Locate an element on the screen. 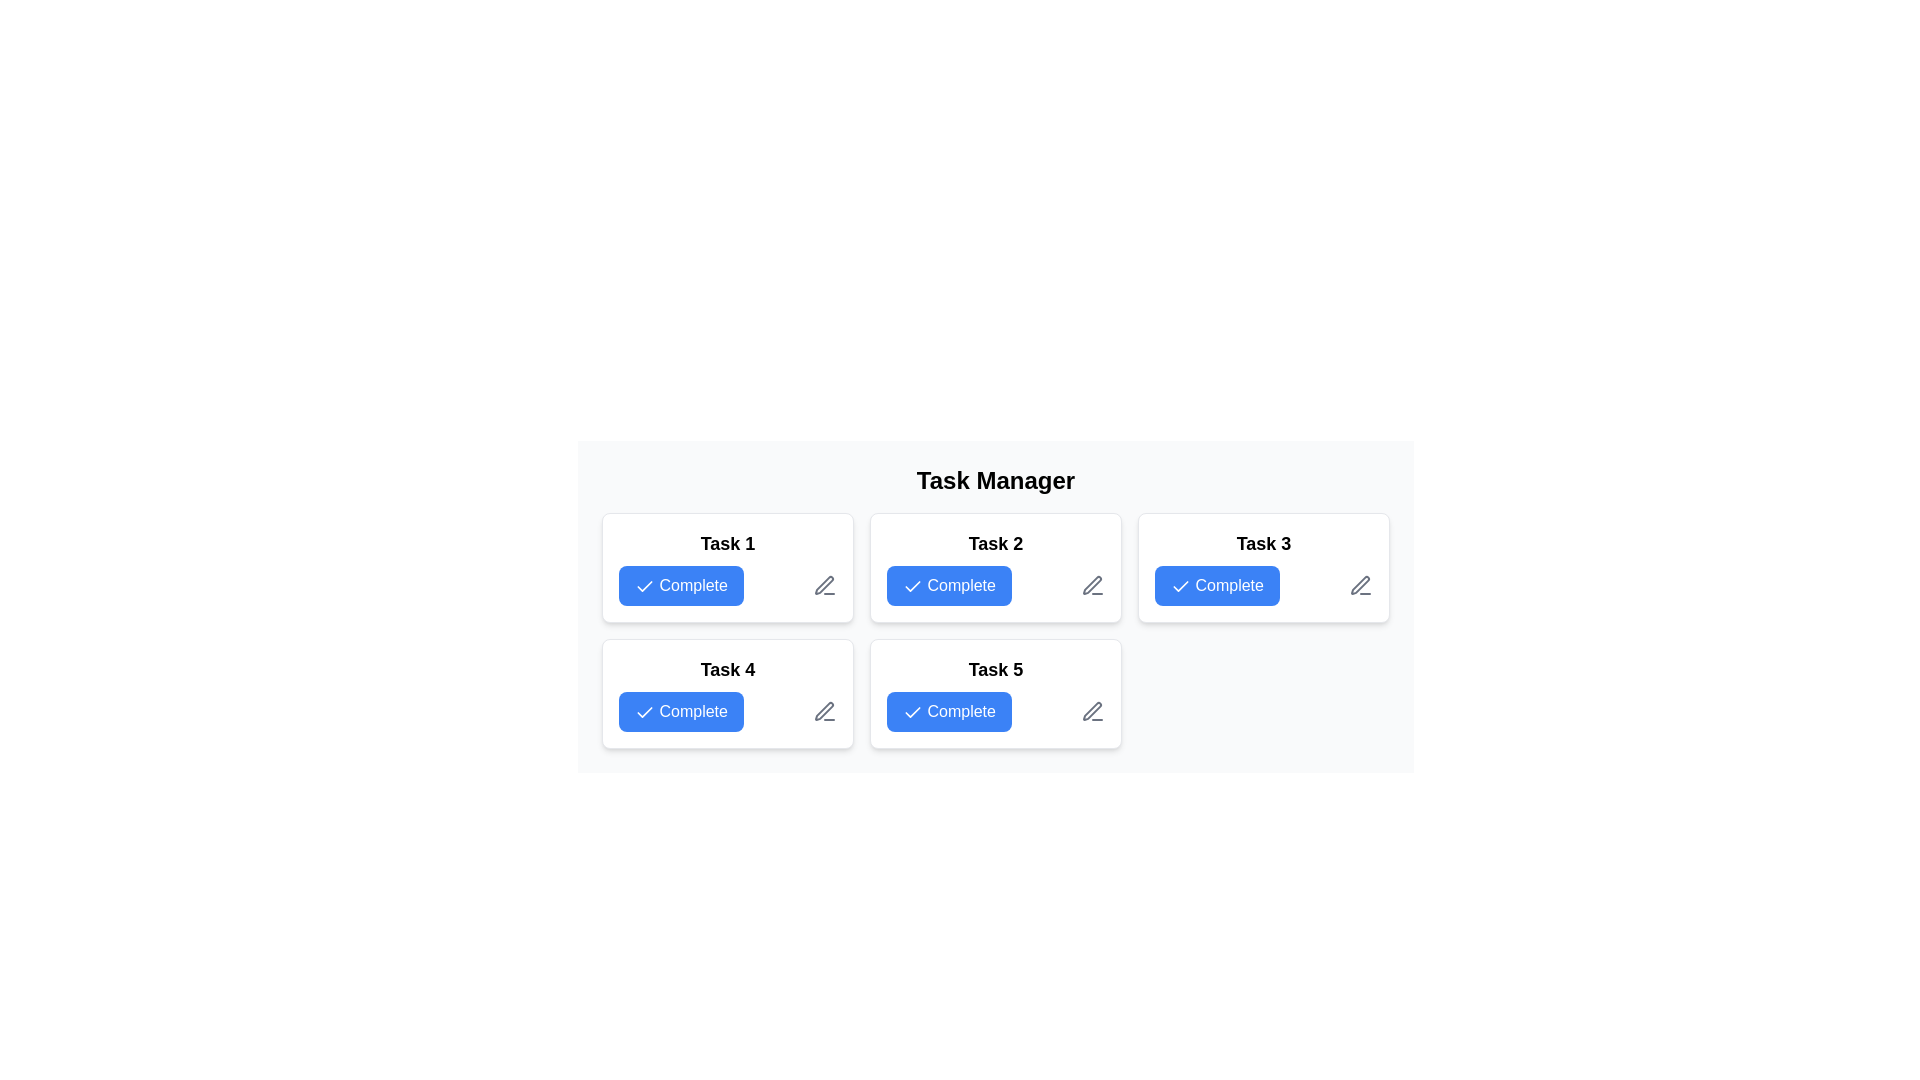 Image resolution: width=1920 pixels, height=1080 pixels. the checkmark icon embedded in the blue 'Complete' button within the 'Task 2' card is located at coordinates (911, 585).